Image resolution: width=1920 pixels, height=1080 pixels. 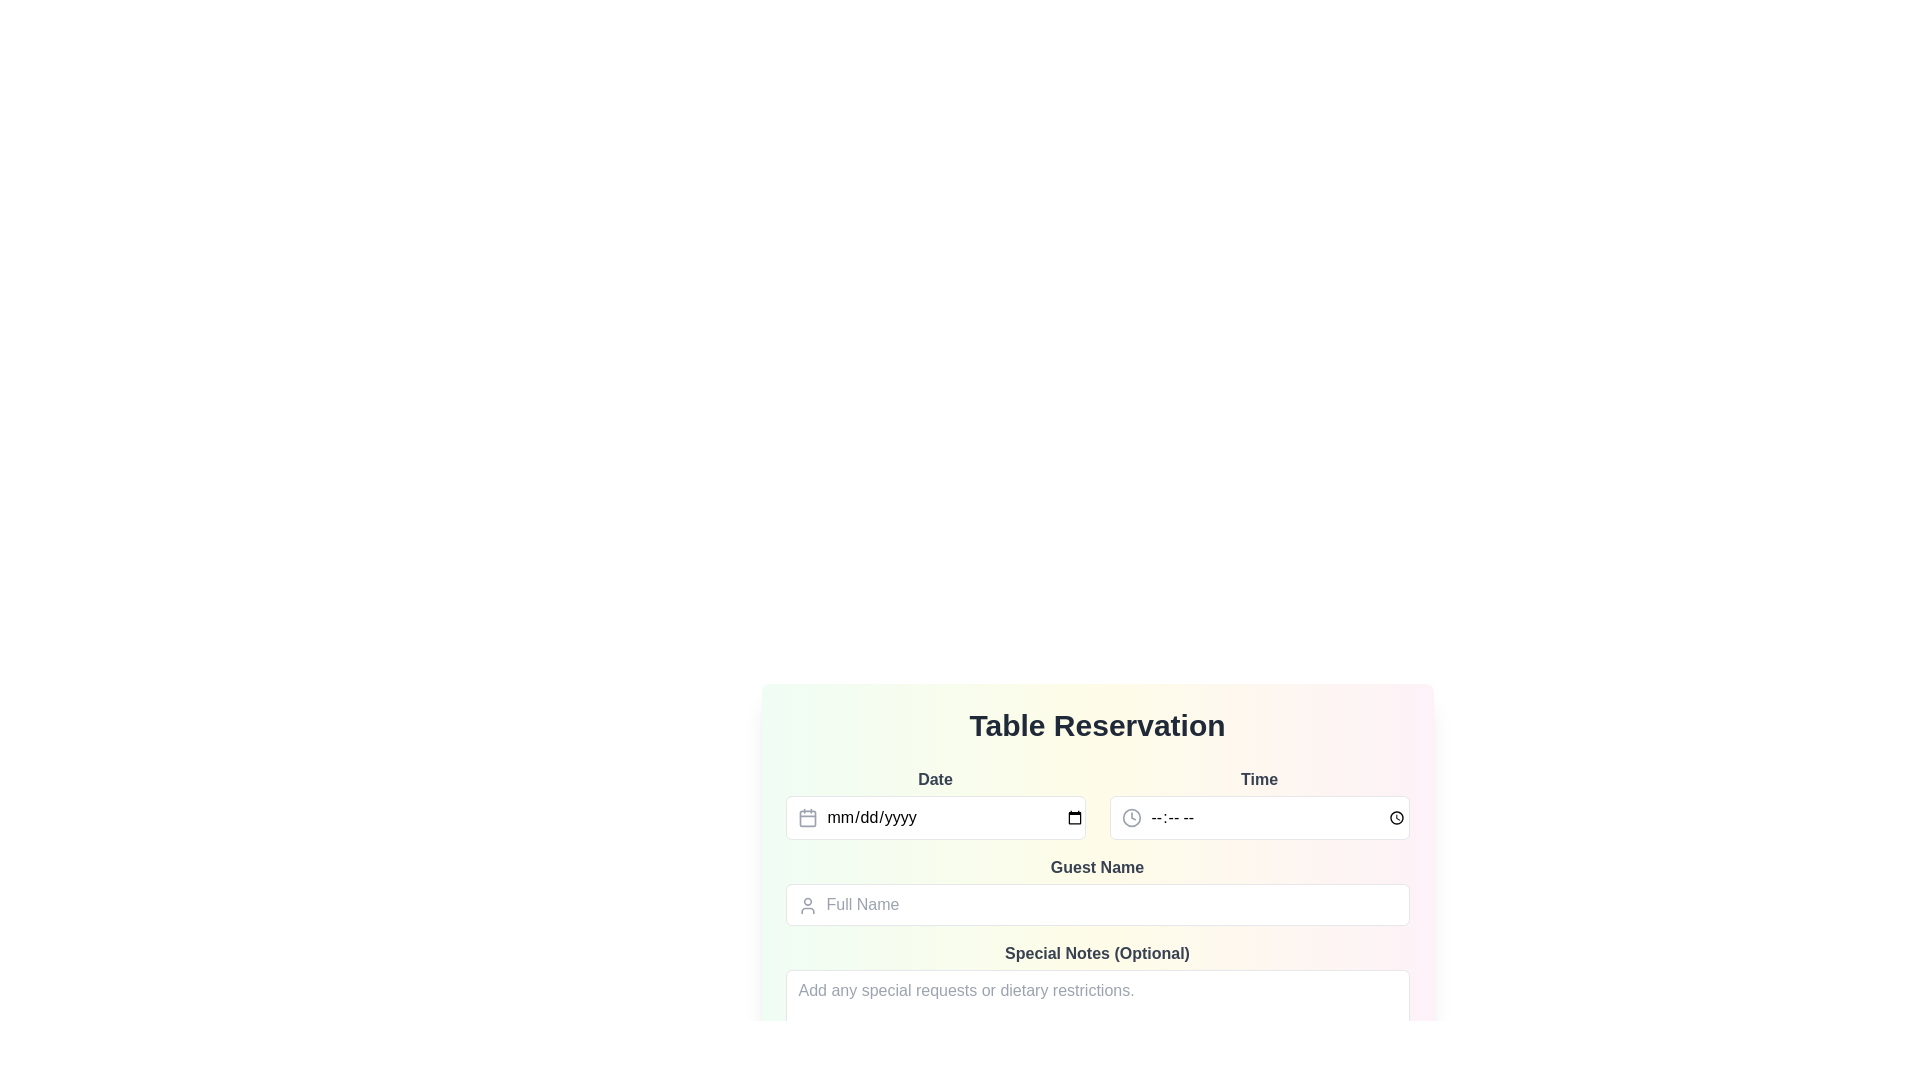 What do you see at coordinates (1258, 817) in the screenshot?
I see `the time input field located in the 'Time' section of the table reservation form to focus and edit the time` at bounding box center [1258, 817].